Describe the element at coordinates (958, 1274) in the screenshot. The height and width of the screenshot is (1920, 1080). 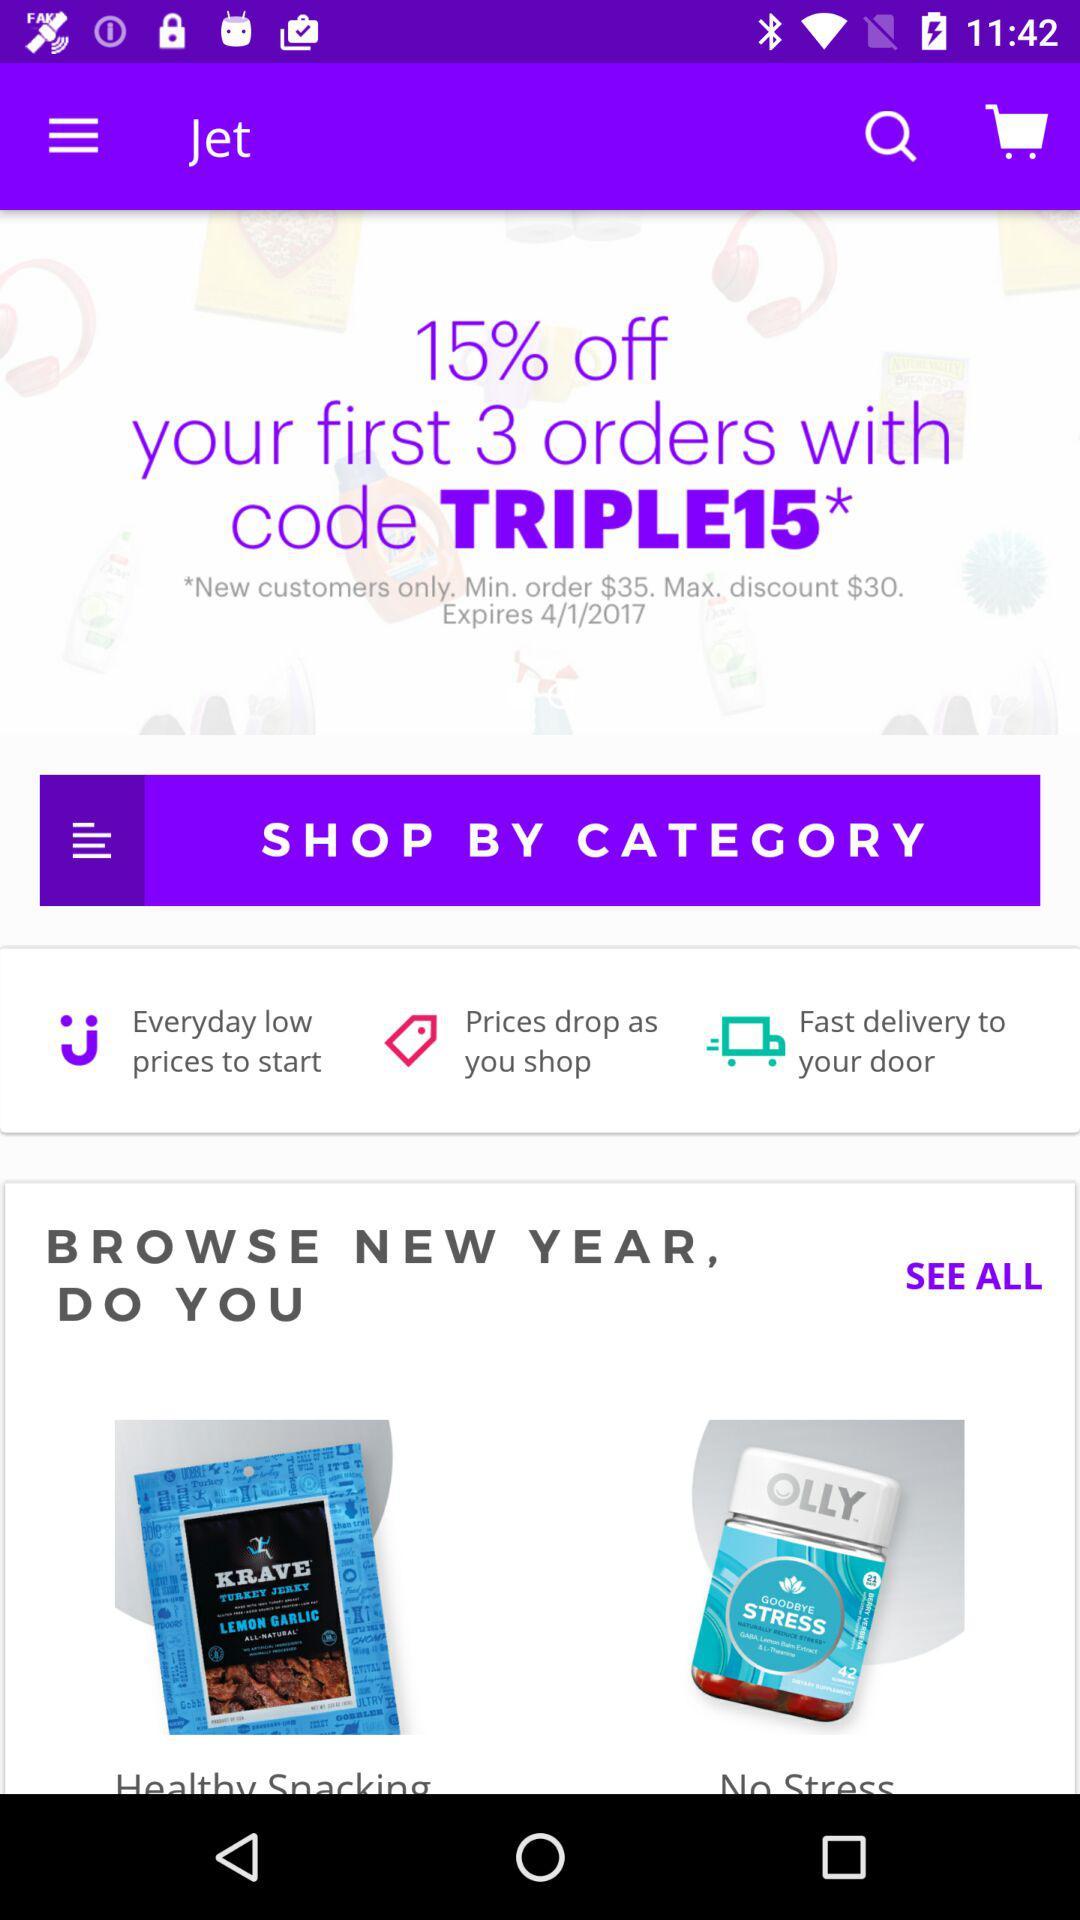
I see `the see all icon` at that location.